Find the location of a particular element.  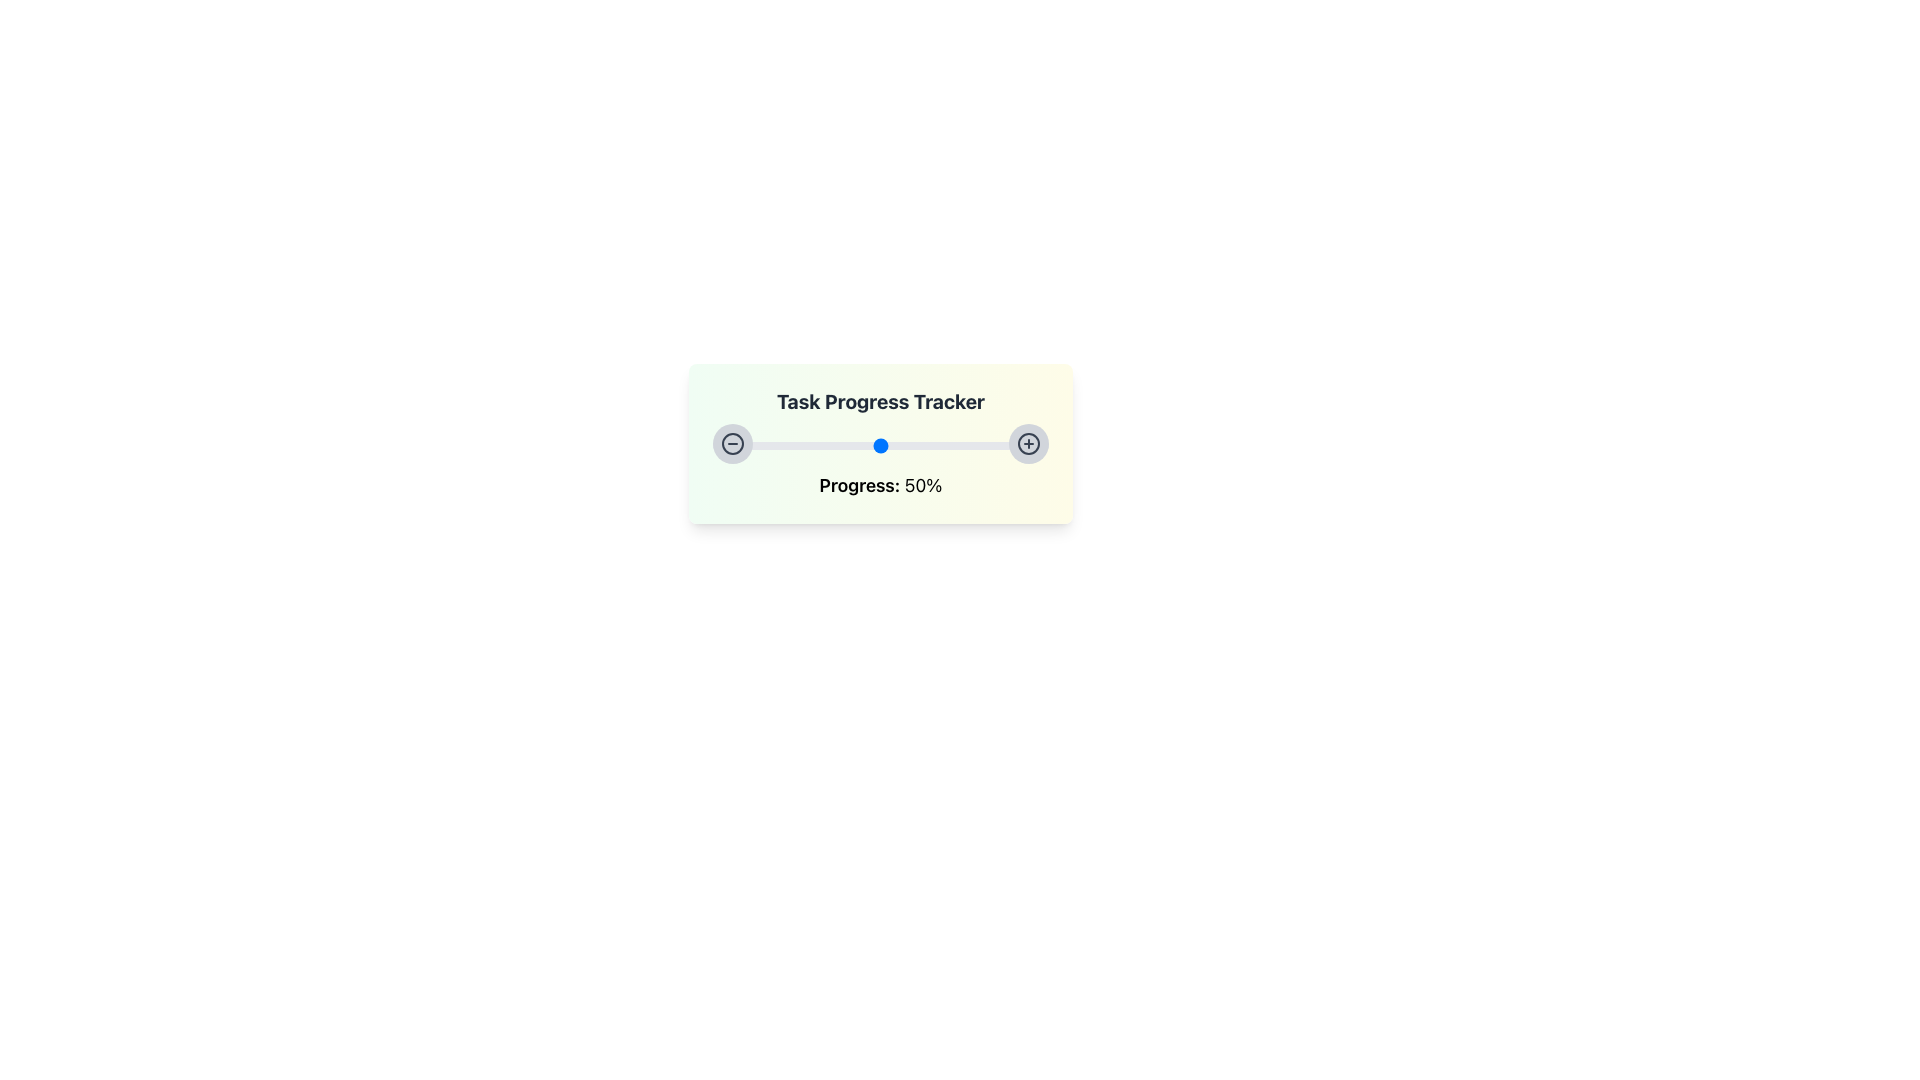

the inner circular component of the minus button located in the top-right corner of the interface, adjacent to the horizontal progress indicator is located at coordinates (732, 442).